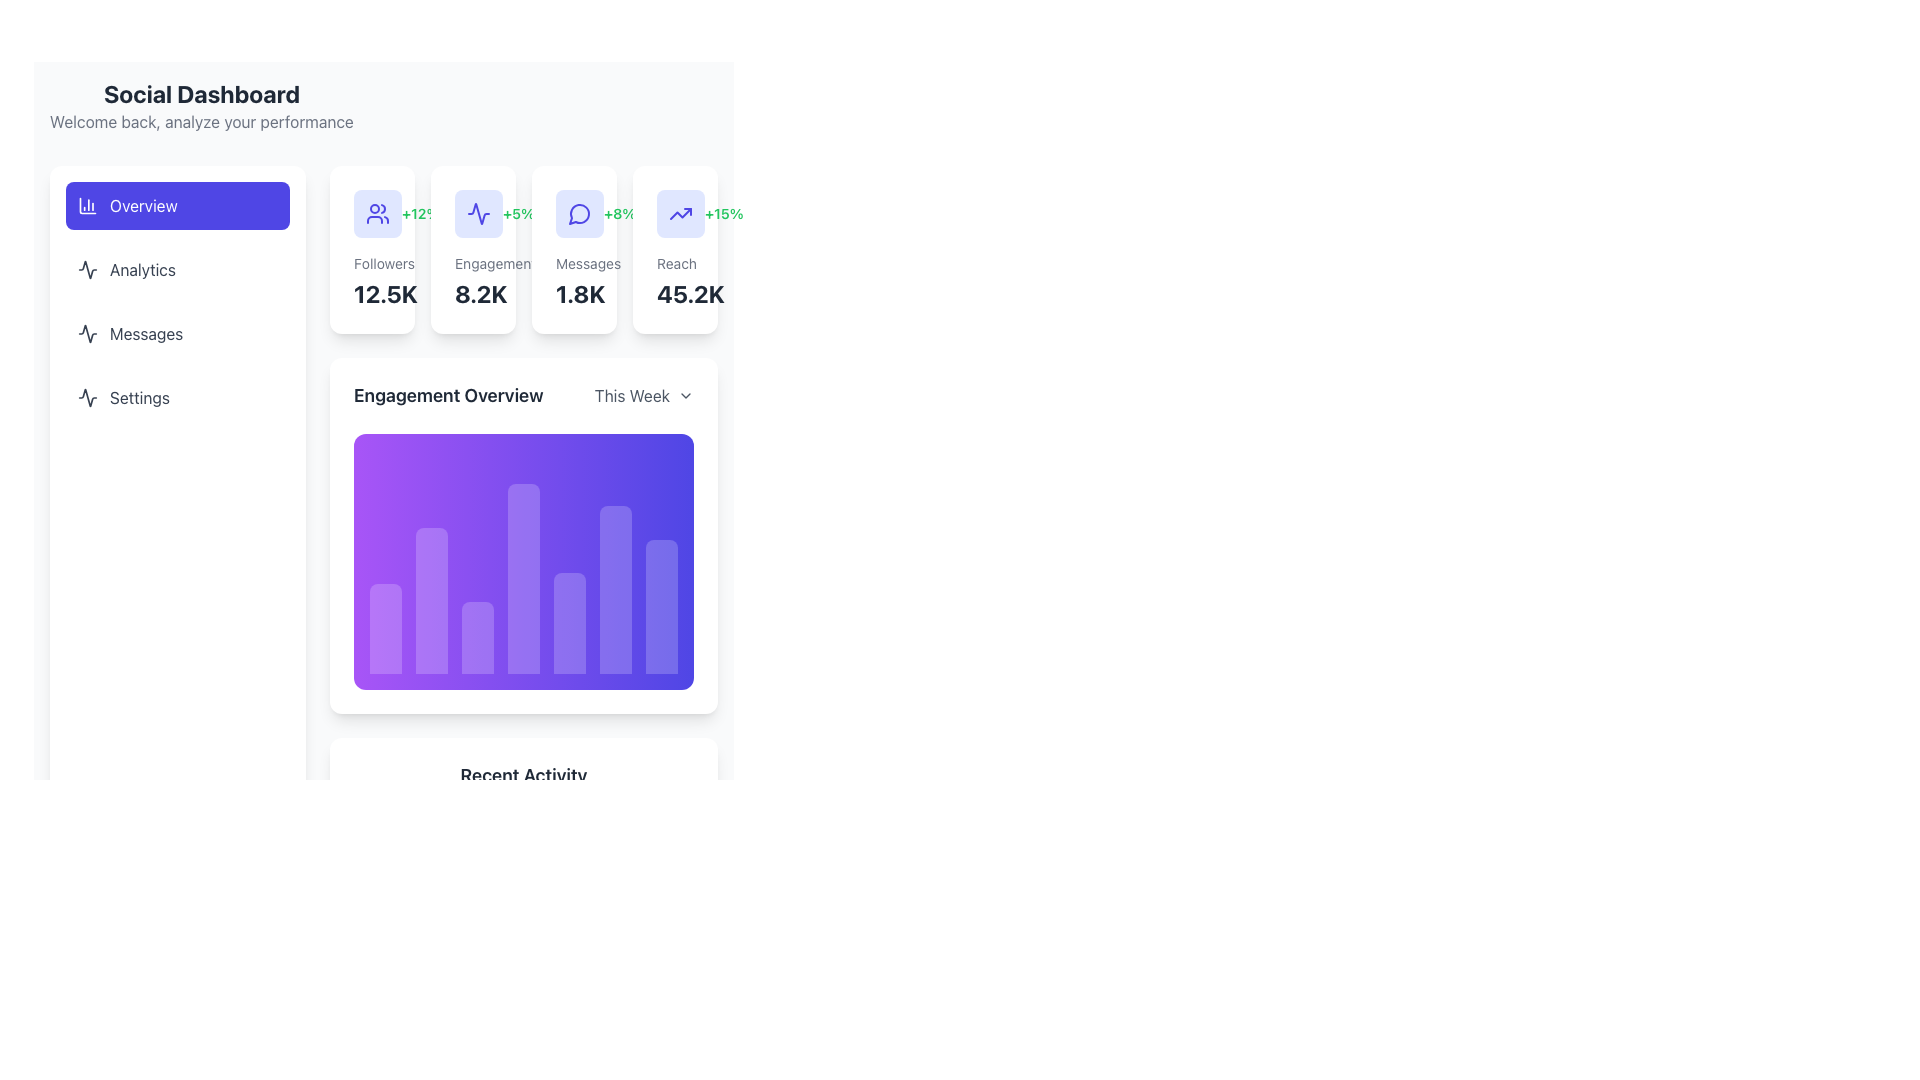 The image size is (1920, 1080). What do you see at coordinates (472, 293) in the screenshot?
I see `the text label displaying '8.2K' which is styled in bold dark gray font, located in the second card labeled 'Engagement' below the 'Engagement' title` at bounding box center [472, 293].